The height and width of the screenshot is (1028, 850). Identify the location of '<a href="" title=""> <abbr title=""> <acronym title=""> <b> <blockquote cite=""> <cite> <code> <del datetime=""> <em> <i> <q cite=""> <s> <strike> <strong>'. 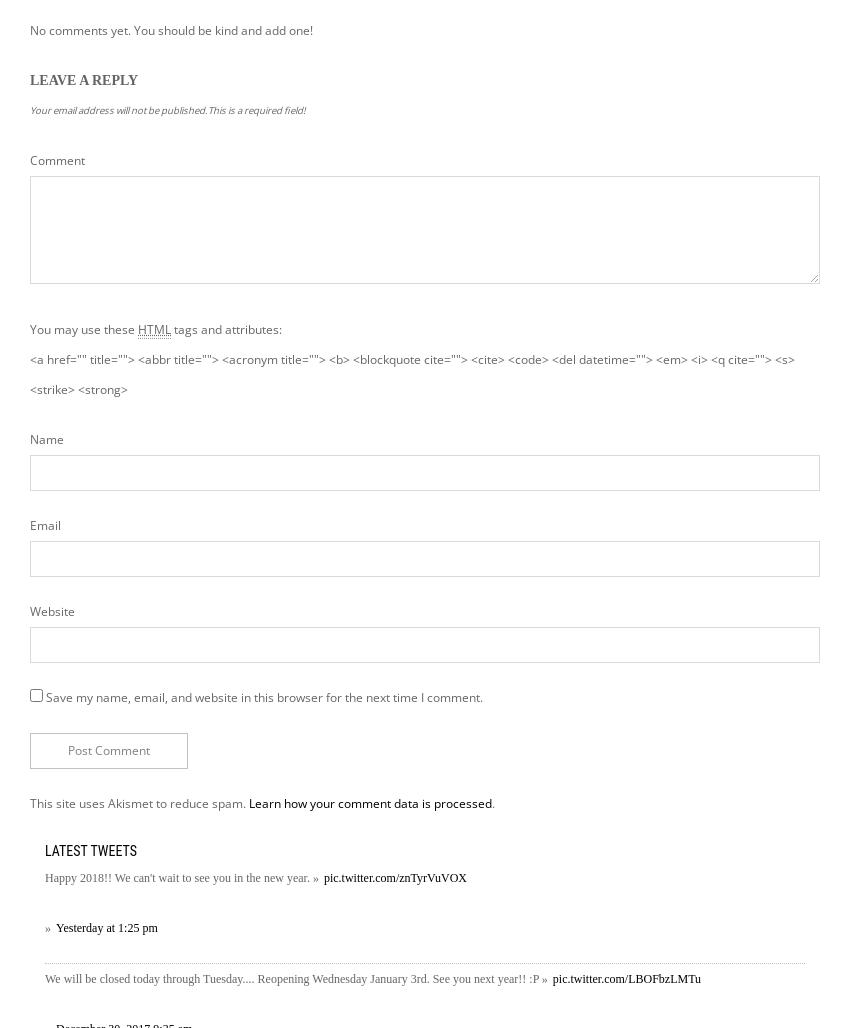
(412, 372).